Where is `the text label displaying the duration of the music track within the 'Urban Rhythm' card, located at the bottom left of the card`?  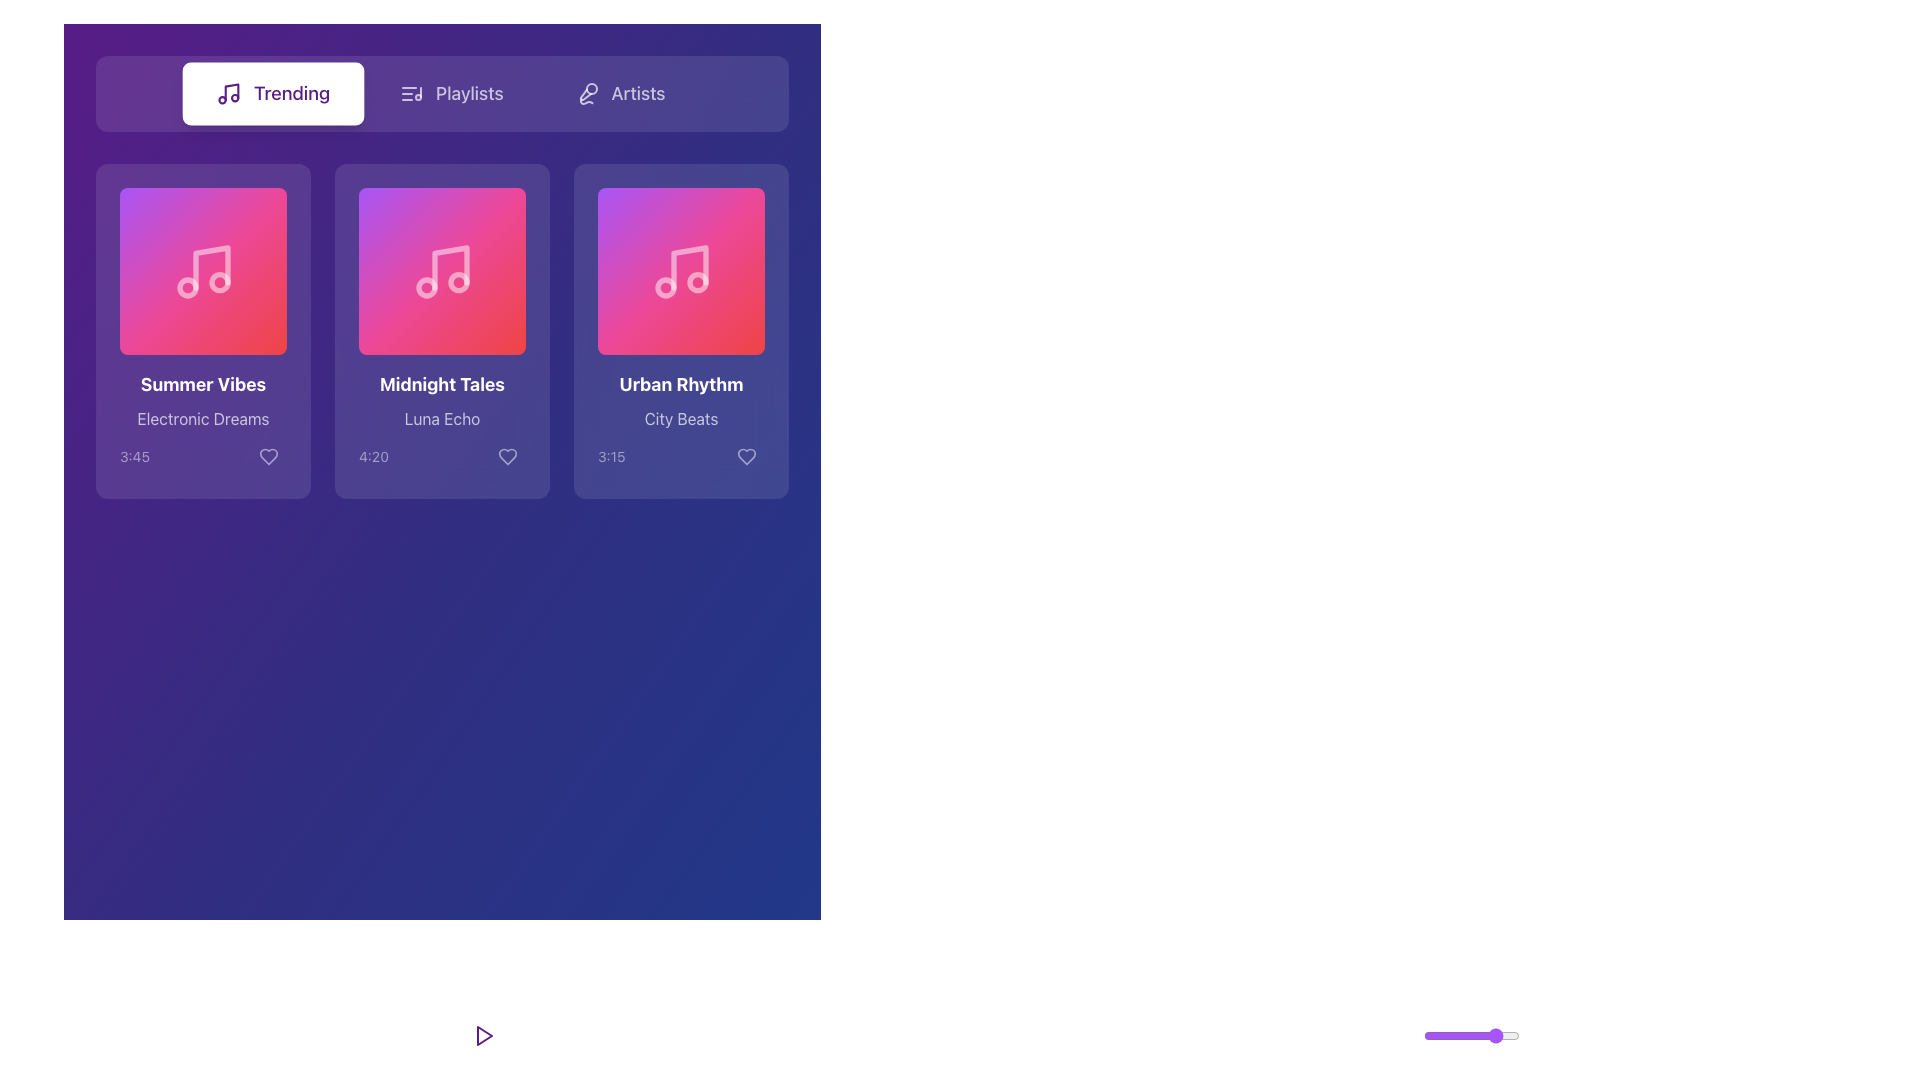
the text label displaying the duration of the music track within the 'Urban Rhythm' card, located at the bottom left of the card is located at coordinates (610, 456).